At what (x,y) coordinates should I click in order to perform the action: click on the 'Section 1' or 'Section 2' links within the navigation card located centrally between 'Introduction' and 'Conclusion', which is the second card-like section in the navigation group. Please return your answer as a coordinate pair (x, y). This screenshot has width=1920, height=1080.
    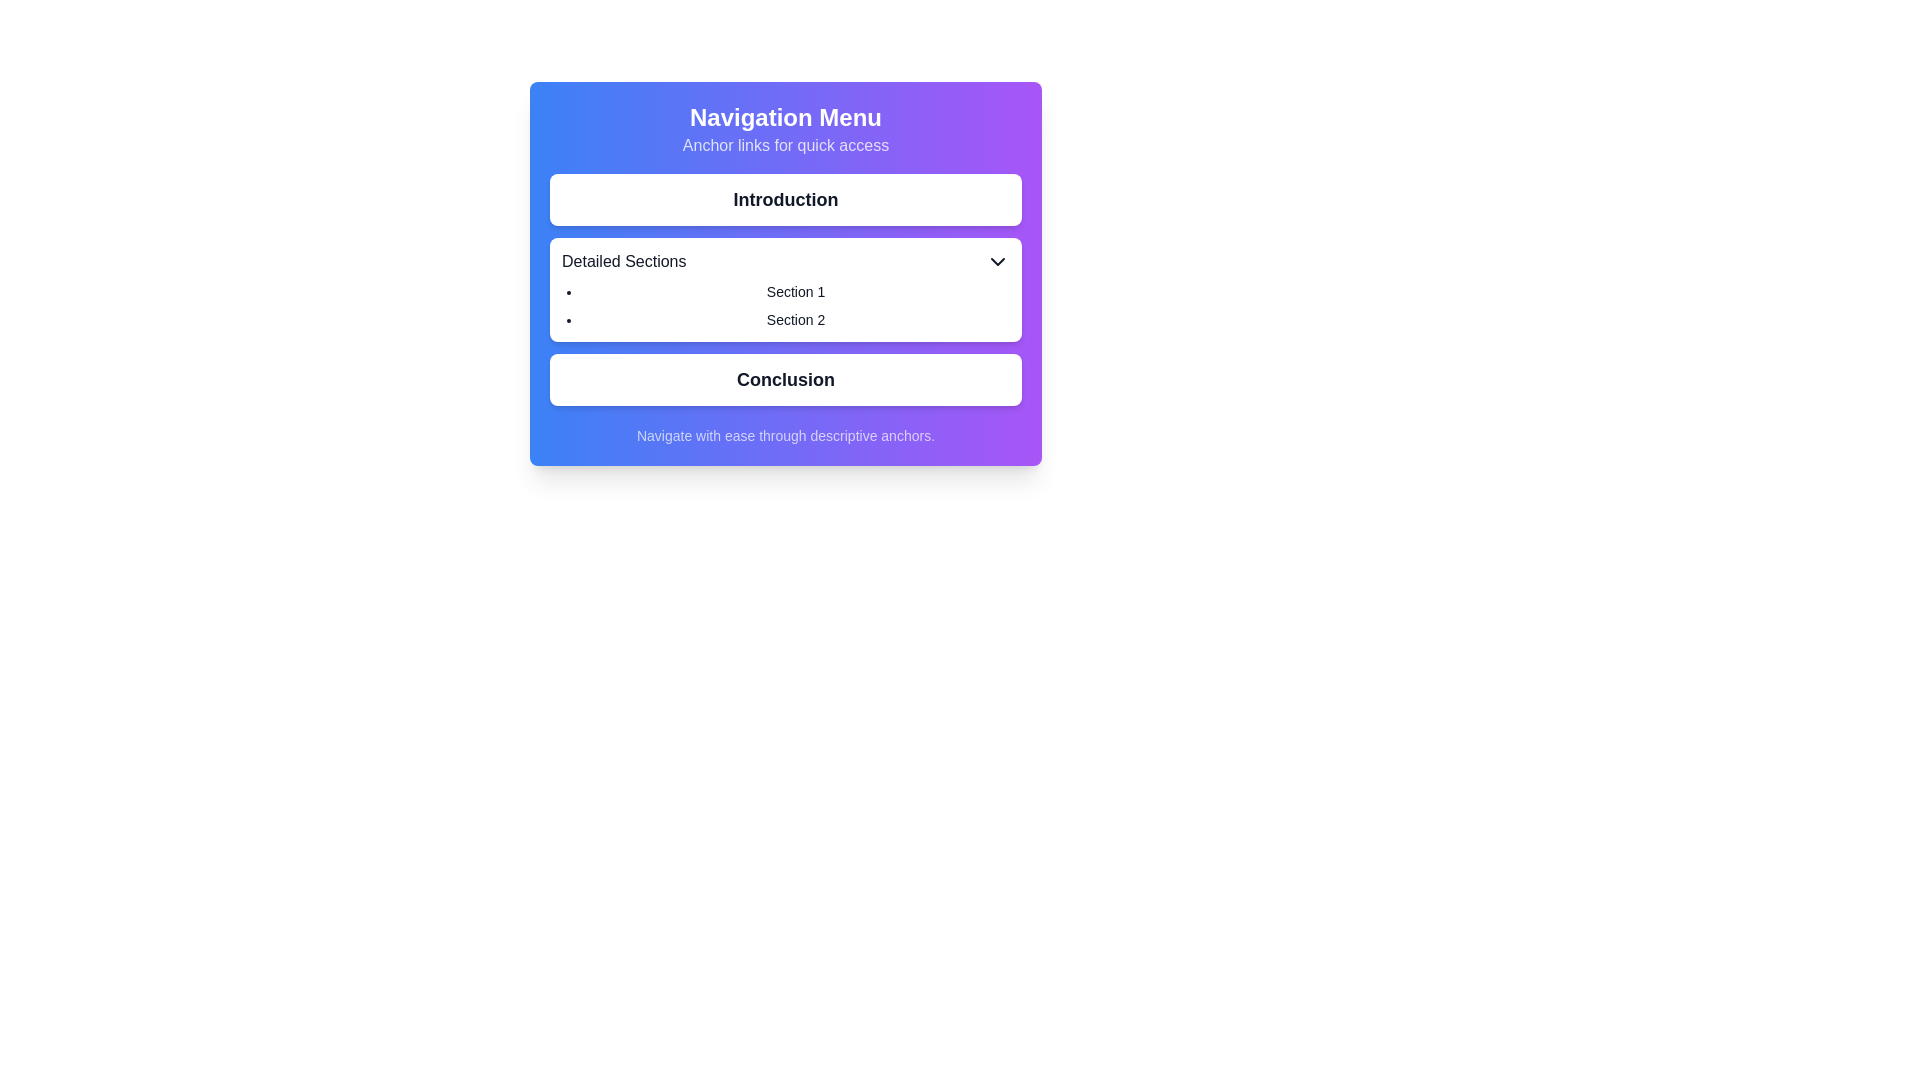
    Looking at the image, I should click on (785, 289).